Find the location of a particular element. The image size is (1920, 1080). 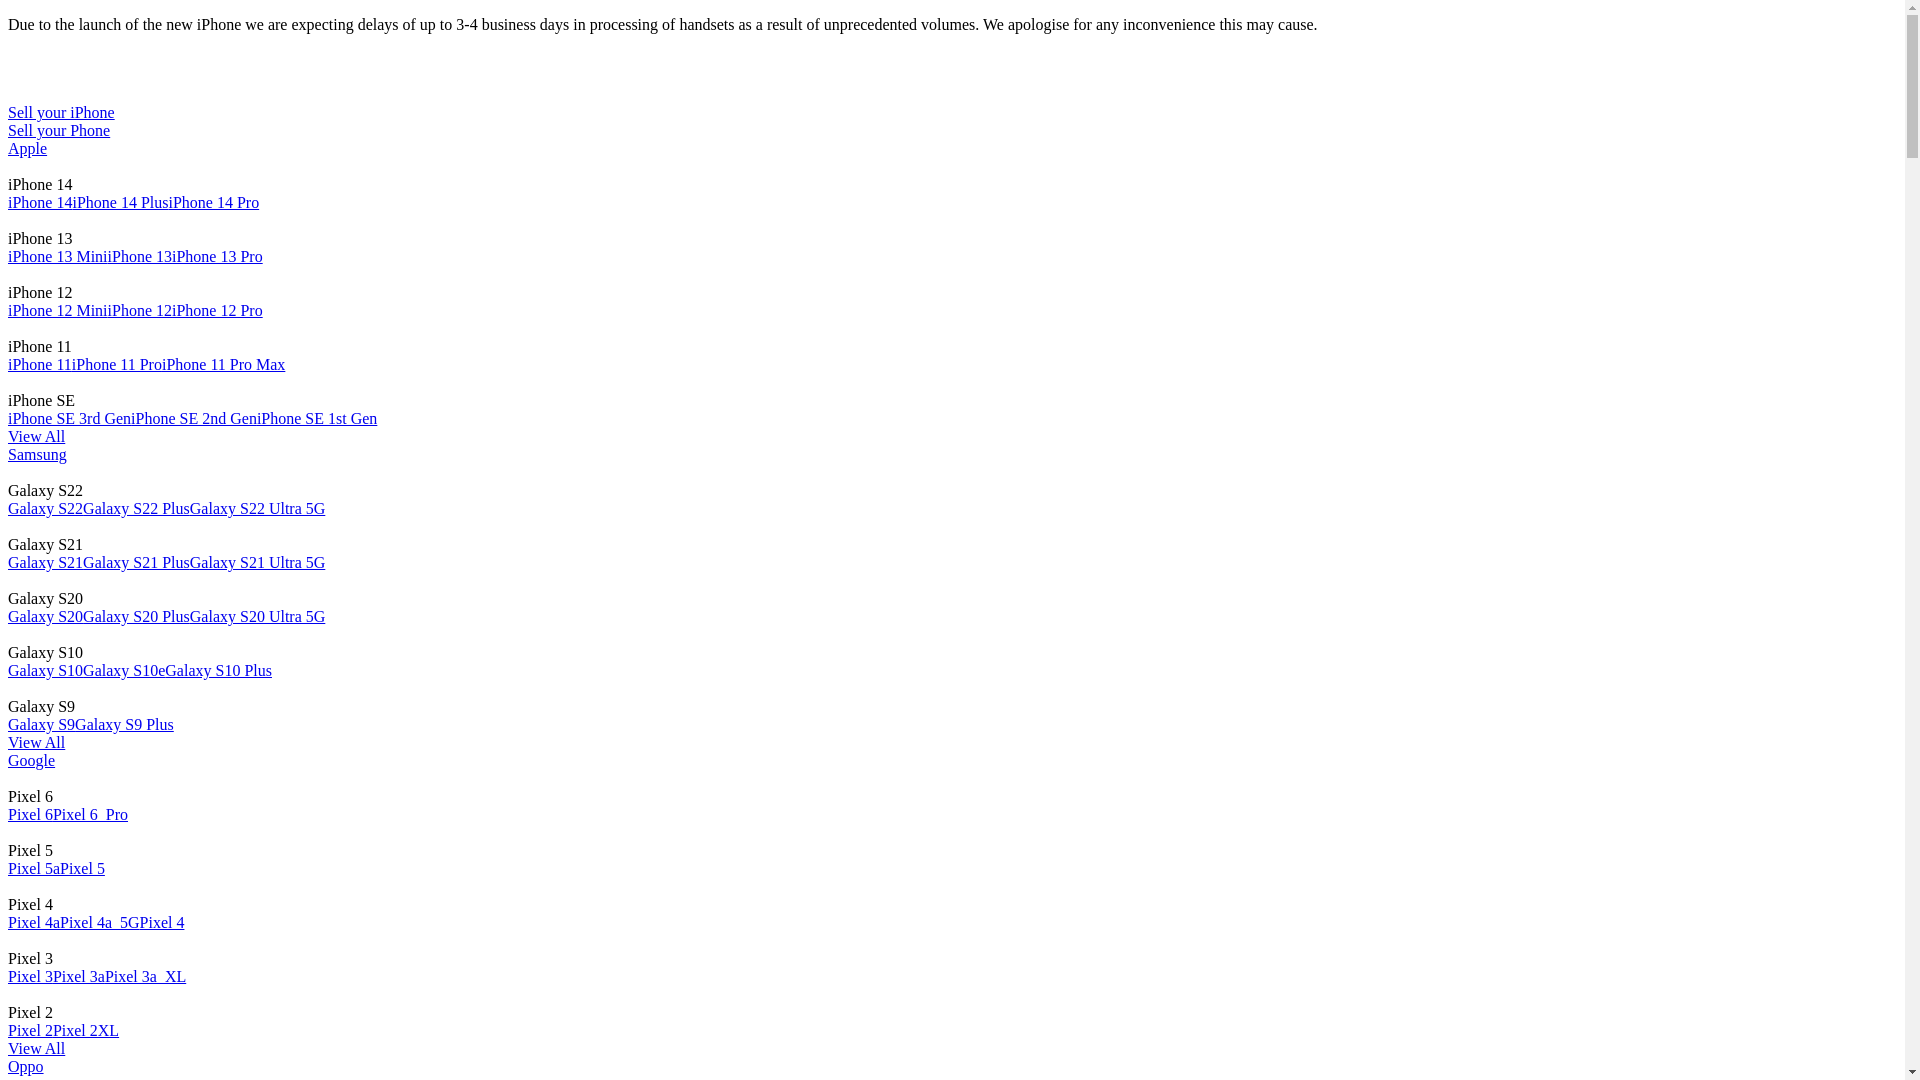

'iPhone 11 Pro Max' is located at coordinates (223, 364).